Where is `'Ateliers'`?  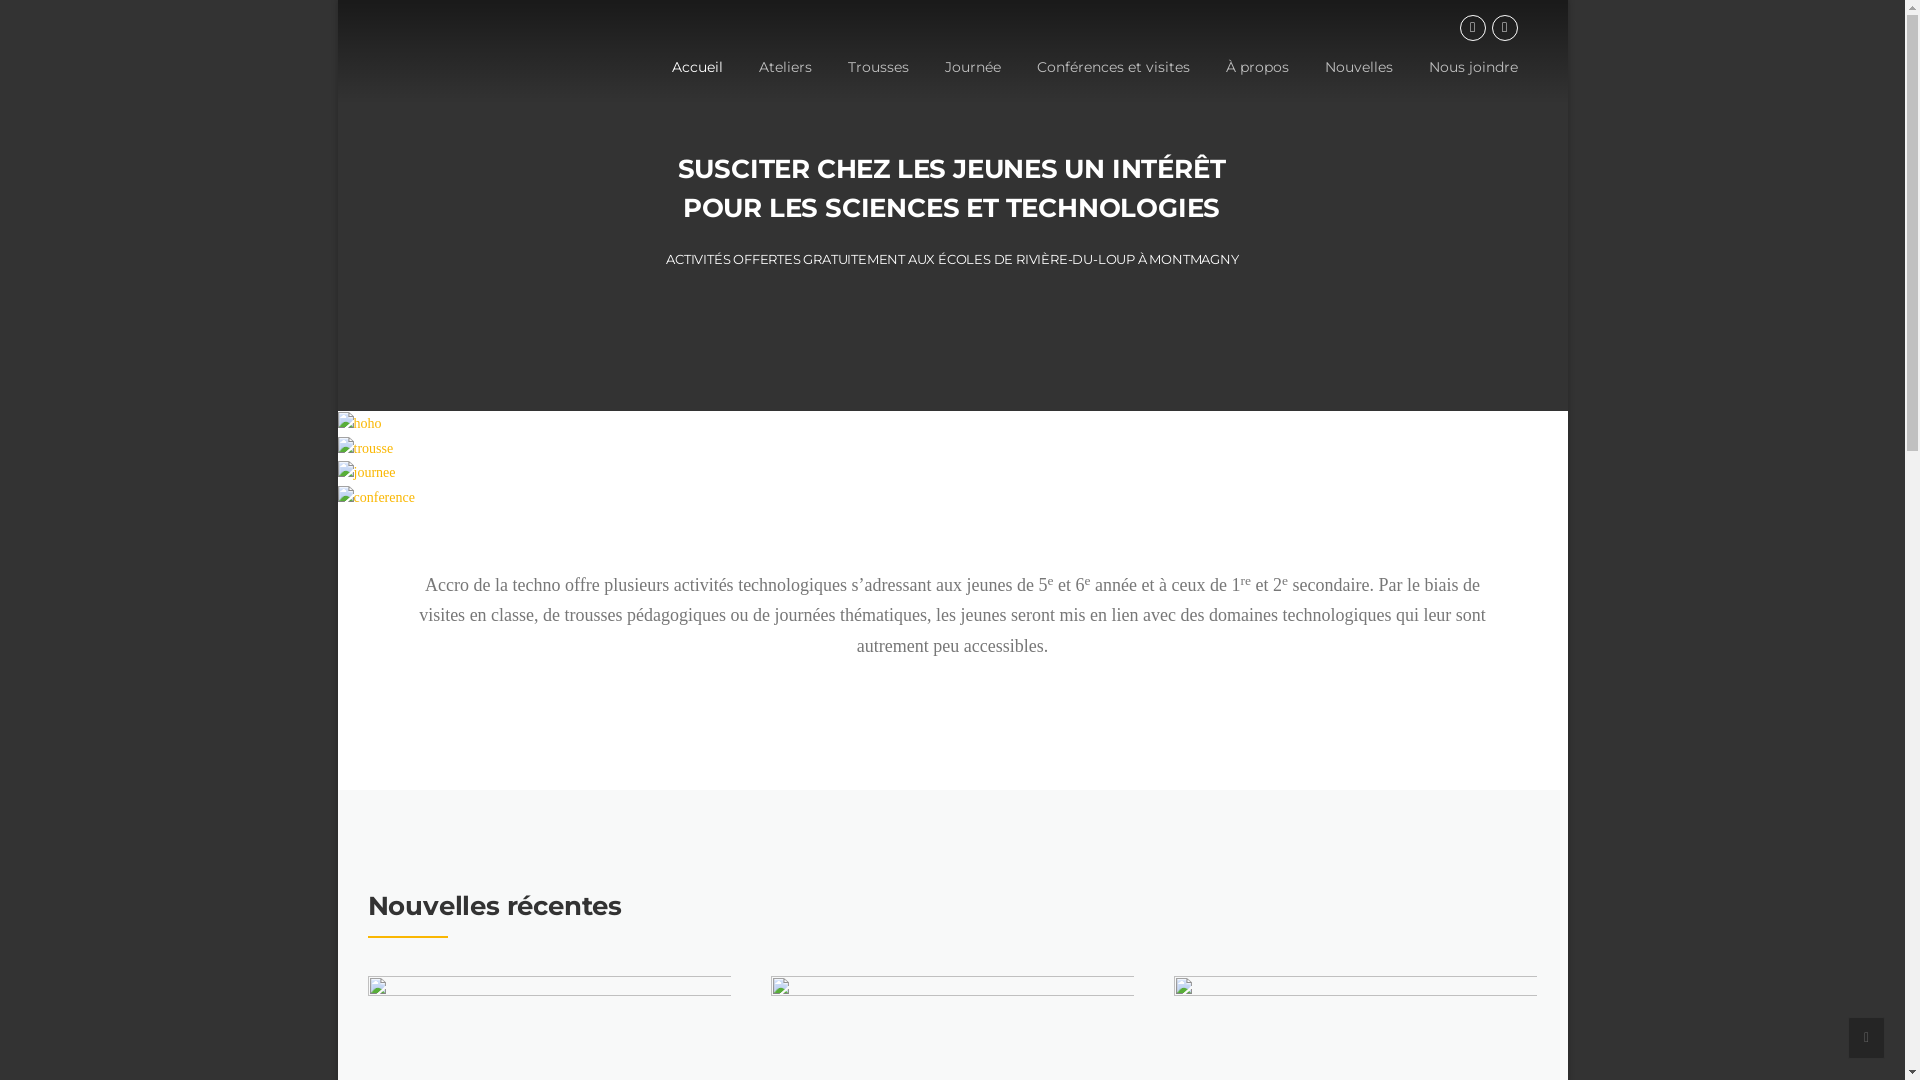 'Ateliers' is located at coordinates (783, 82).